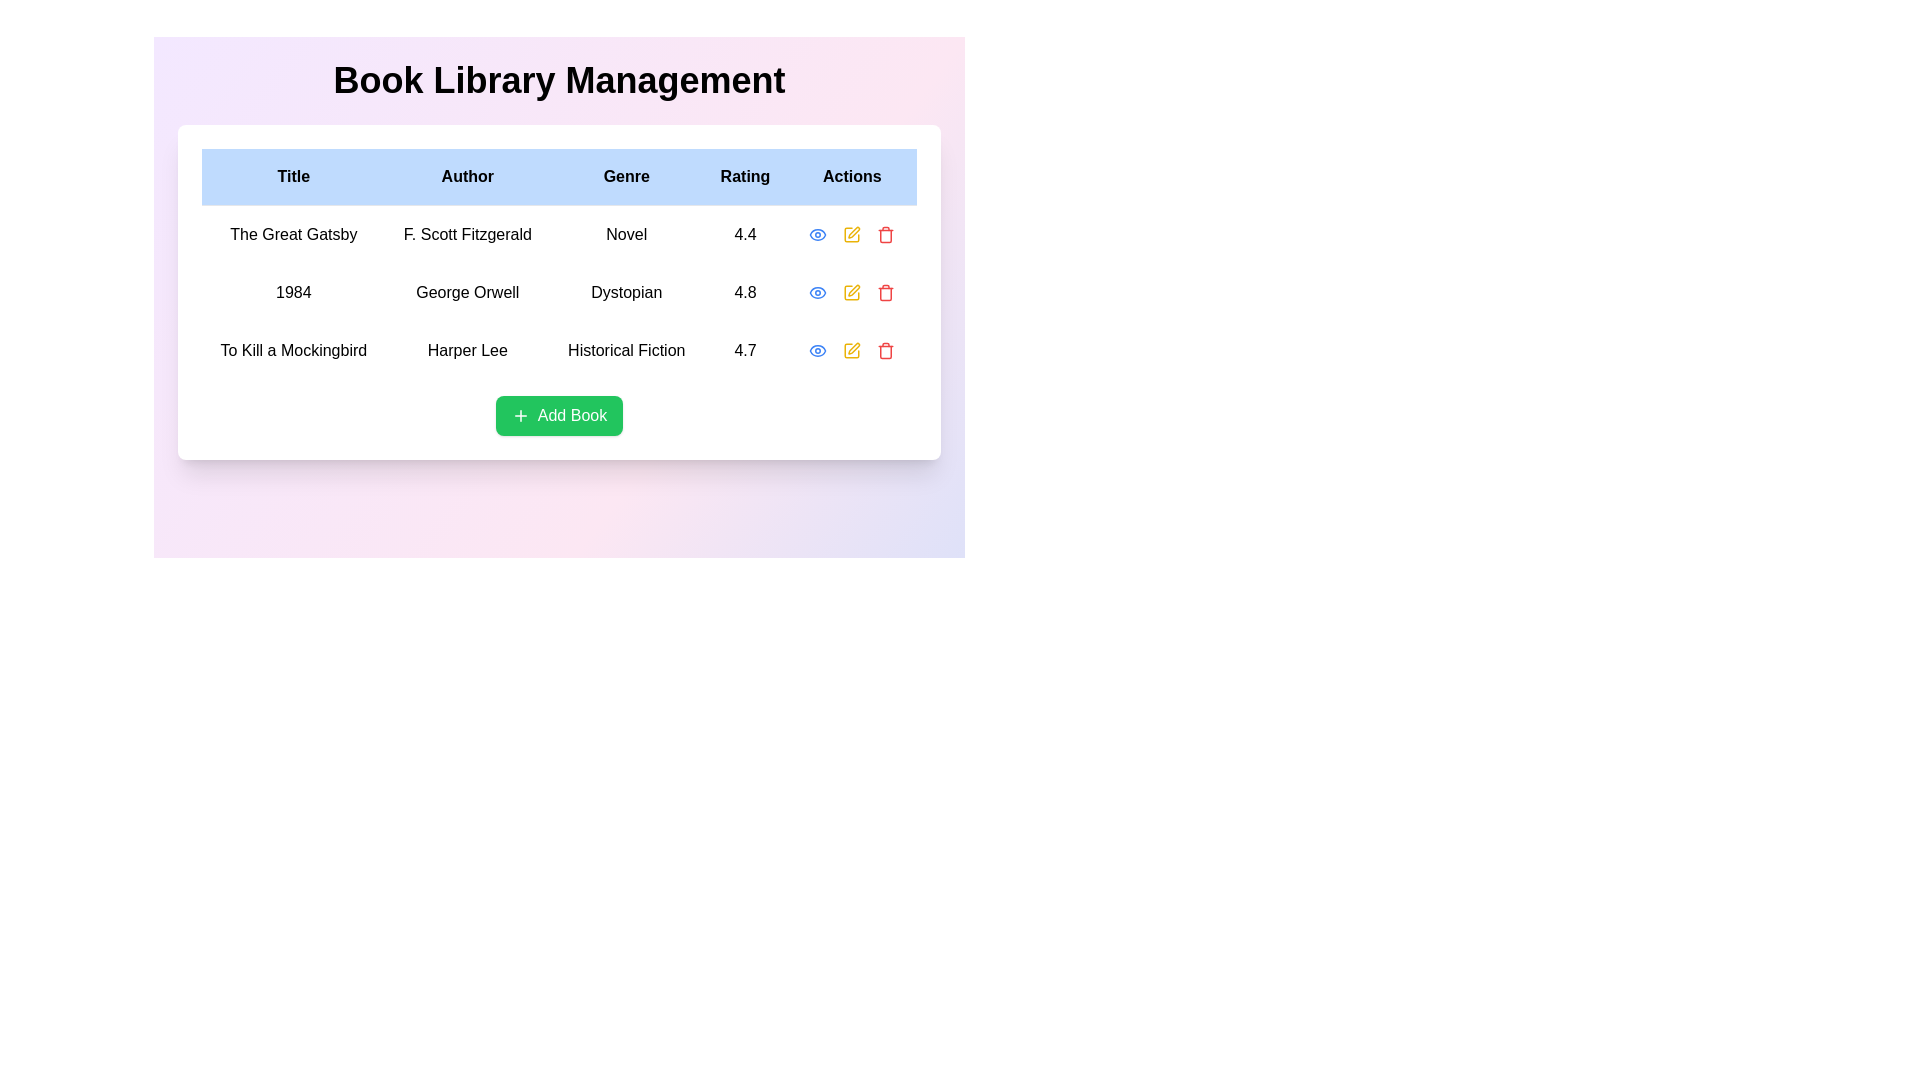 The height and width of the screenshot is (1080, 1920). I want to click on the edit icon button located in the 'Actions' column of the last row in the table to initiate an editing action, so click(852, 350).